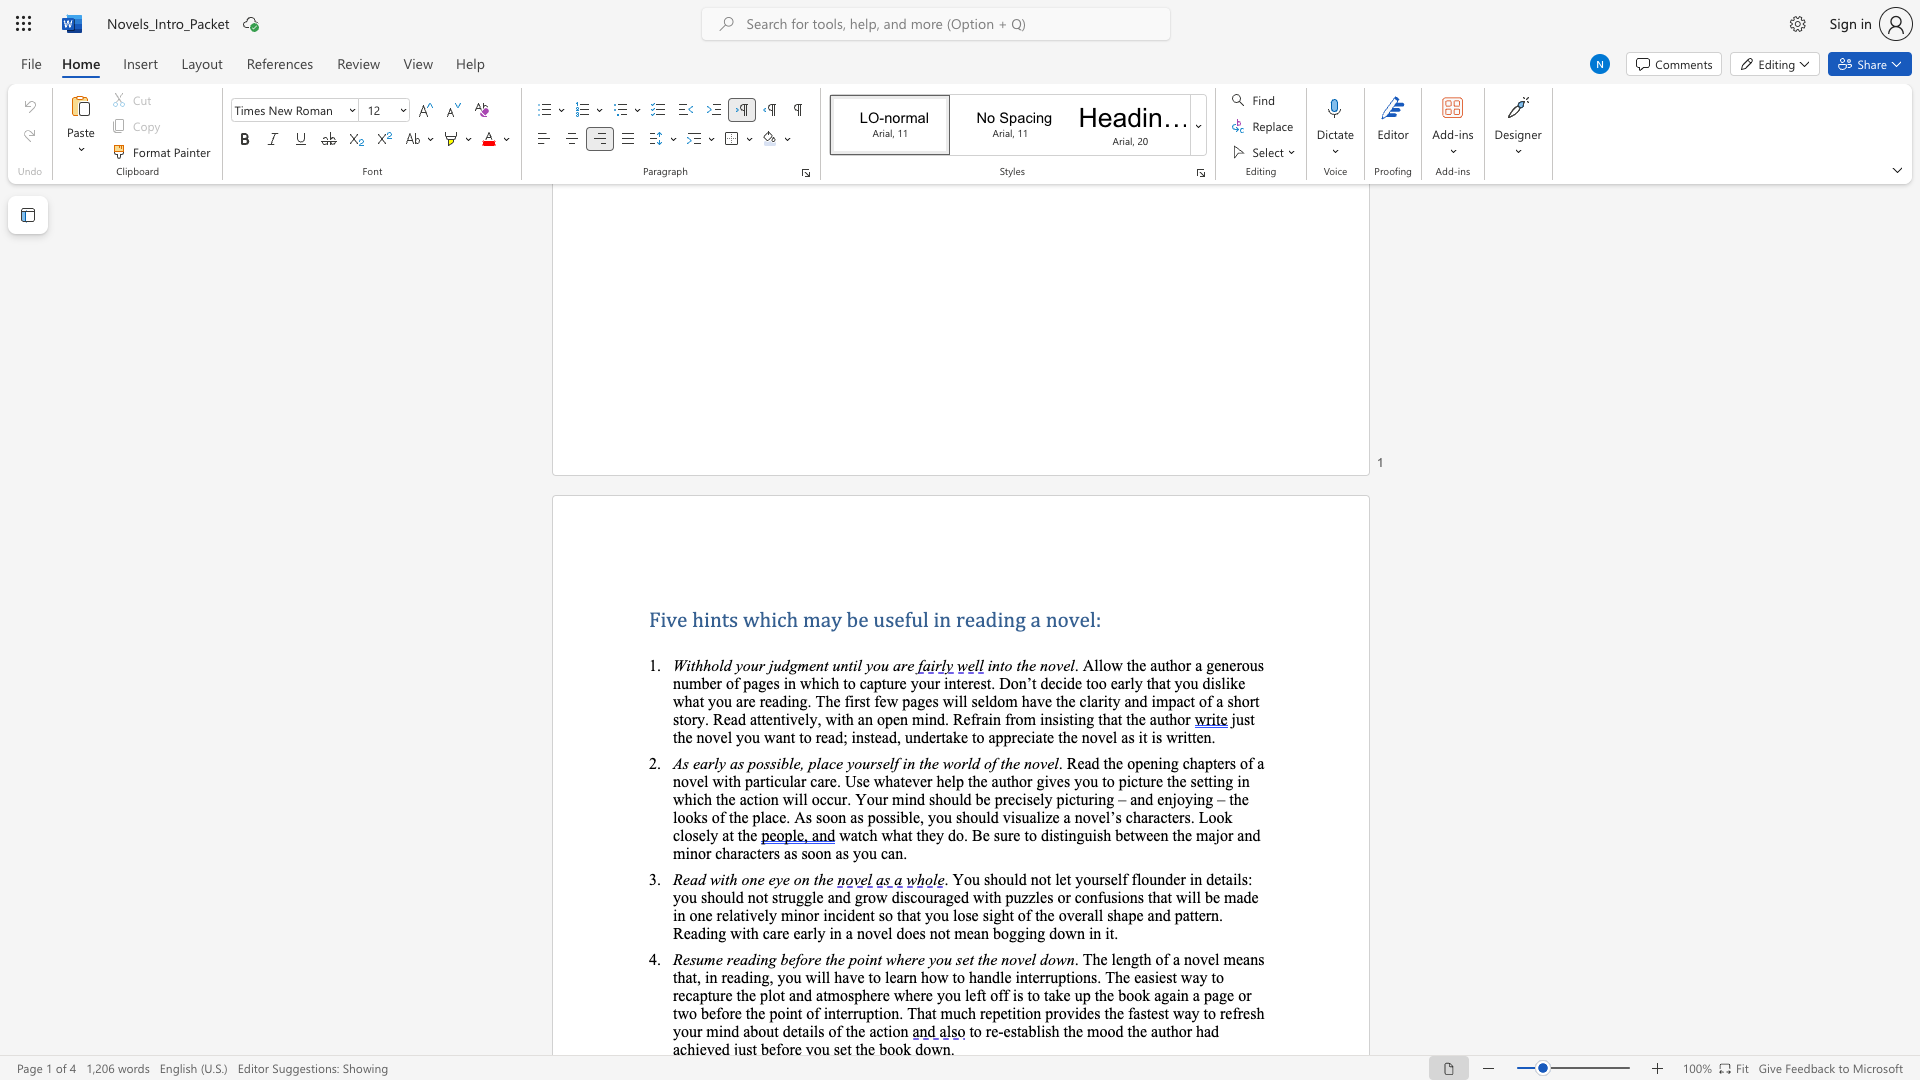 This screenshot has height=1080, width=1920. I want to click on the subset text "e easiest way to recaptur" within the text ". The length of a novel means that, in reading, you will have to learn how to handle interruptions. The easiest way to recapture the plot and atmosphere where you left off is to take up the book again a page or two before the point of interruption. That much repetition", so click(1123, 976).